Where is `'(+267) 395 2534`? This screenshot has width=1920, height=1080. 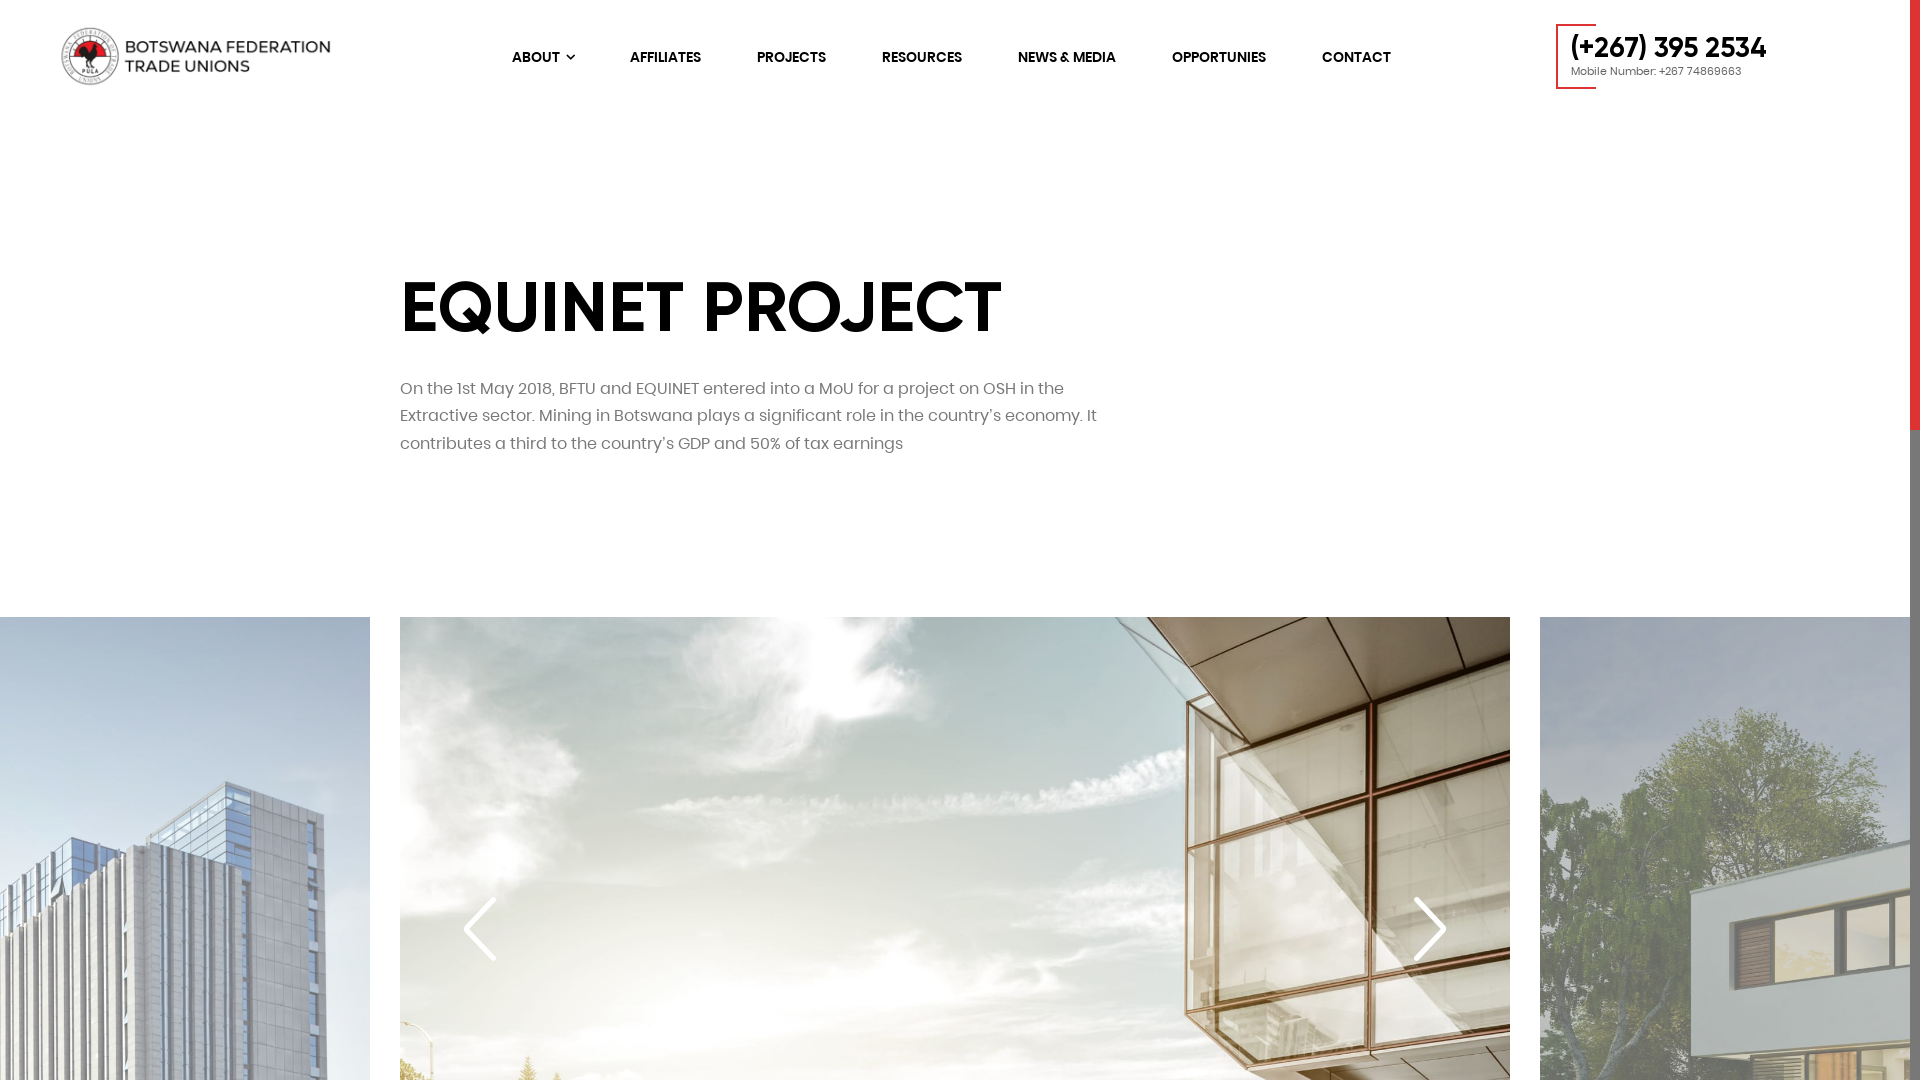 '(+267) 395 2534 is located at coordinates (1554, 55).